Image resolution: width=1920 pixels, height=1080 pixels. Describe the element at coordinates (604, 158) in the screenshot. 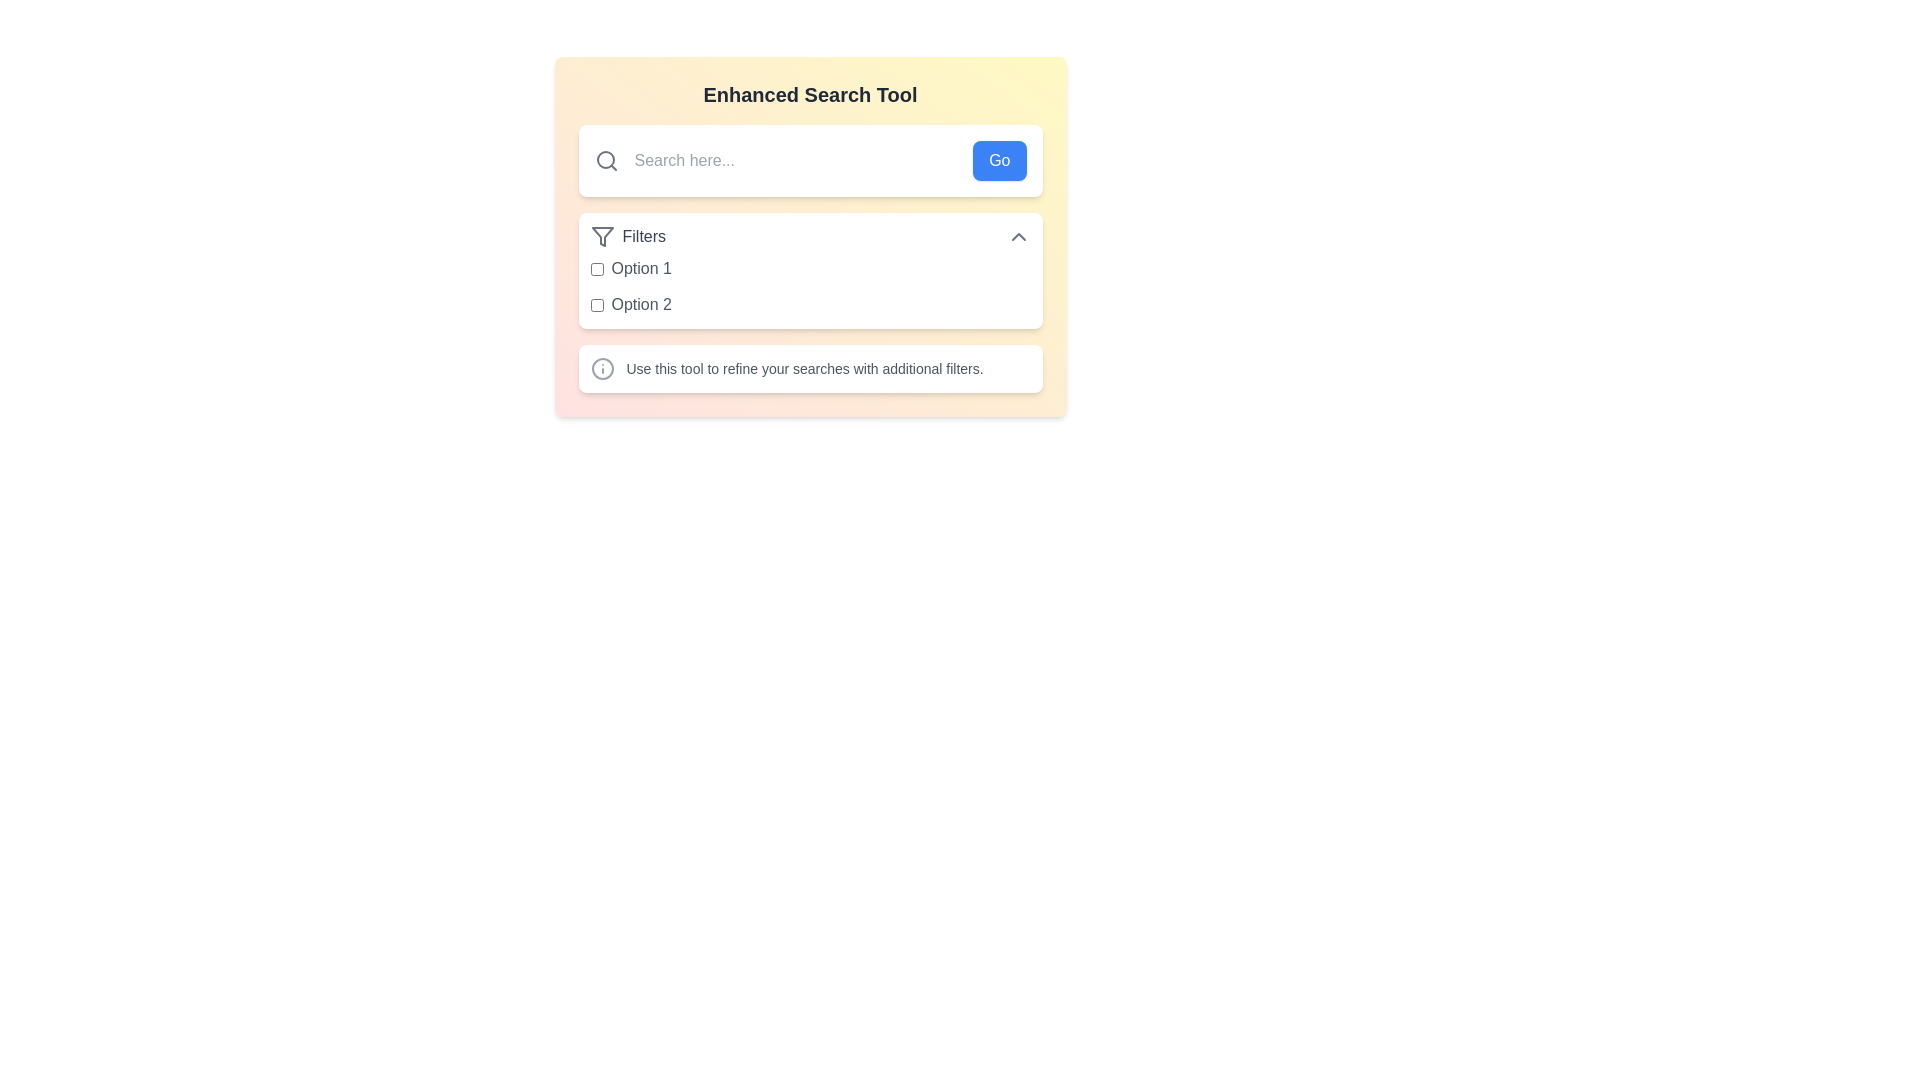

I see `the circular element of the magnifying glass icon, which is styled with a stroke and gray color, located at the center of the icon to the left of the search input field` at that location.